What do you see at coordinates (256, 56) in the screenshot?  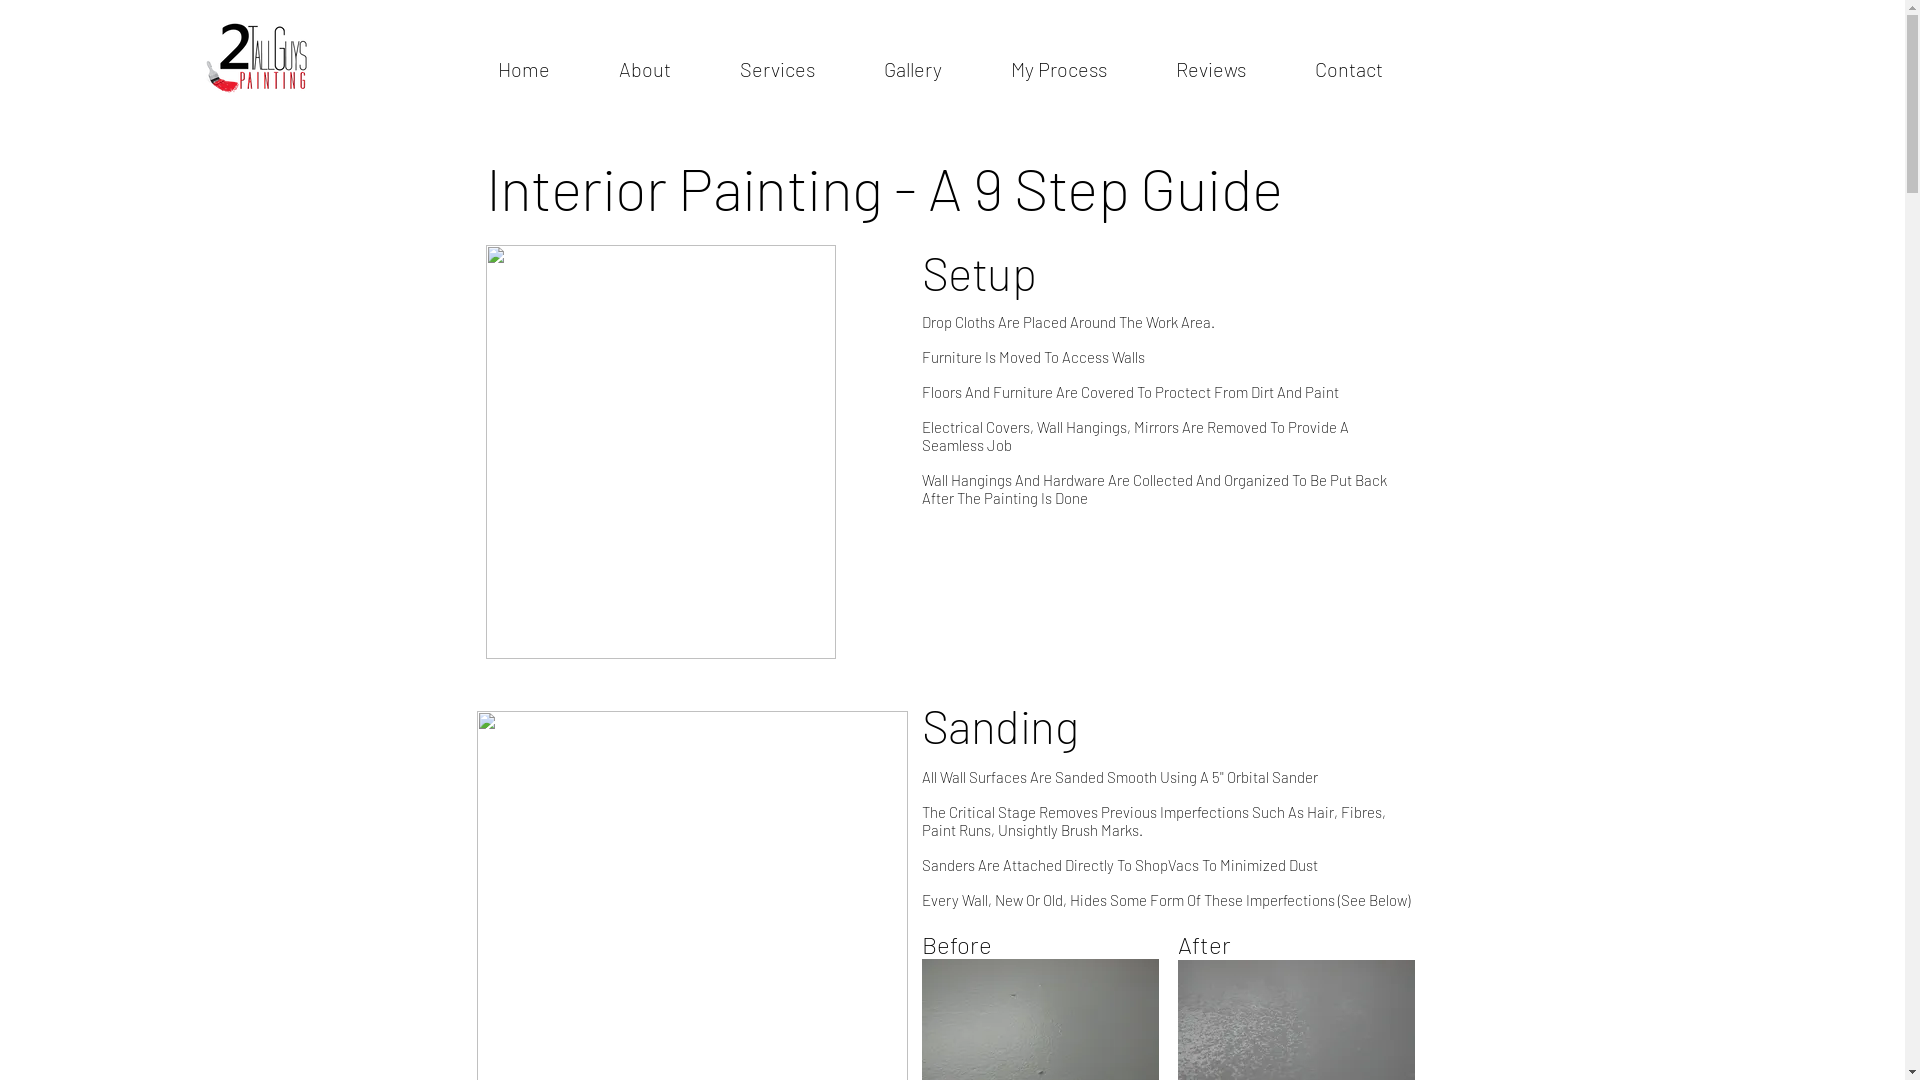 I see `'2-TALL-GUYS-painting-logo-web.png'` at bounding box center [256, 56].